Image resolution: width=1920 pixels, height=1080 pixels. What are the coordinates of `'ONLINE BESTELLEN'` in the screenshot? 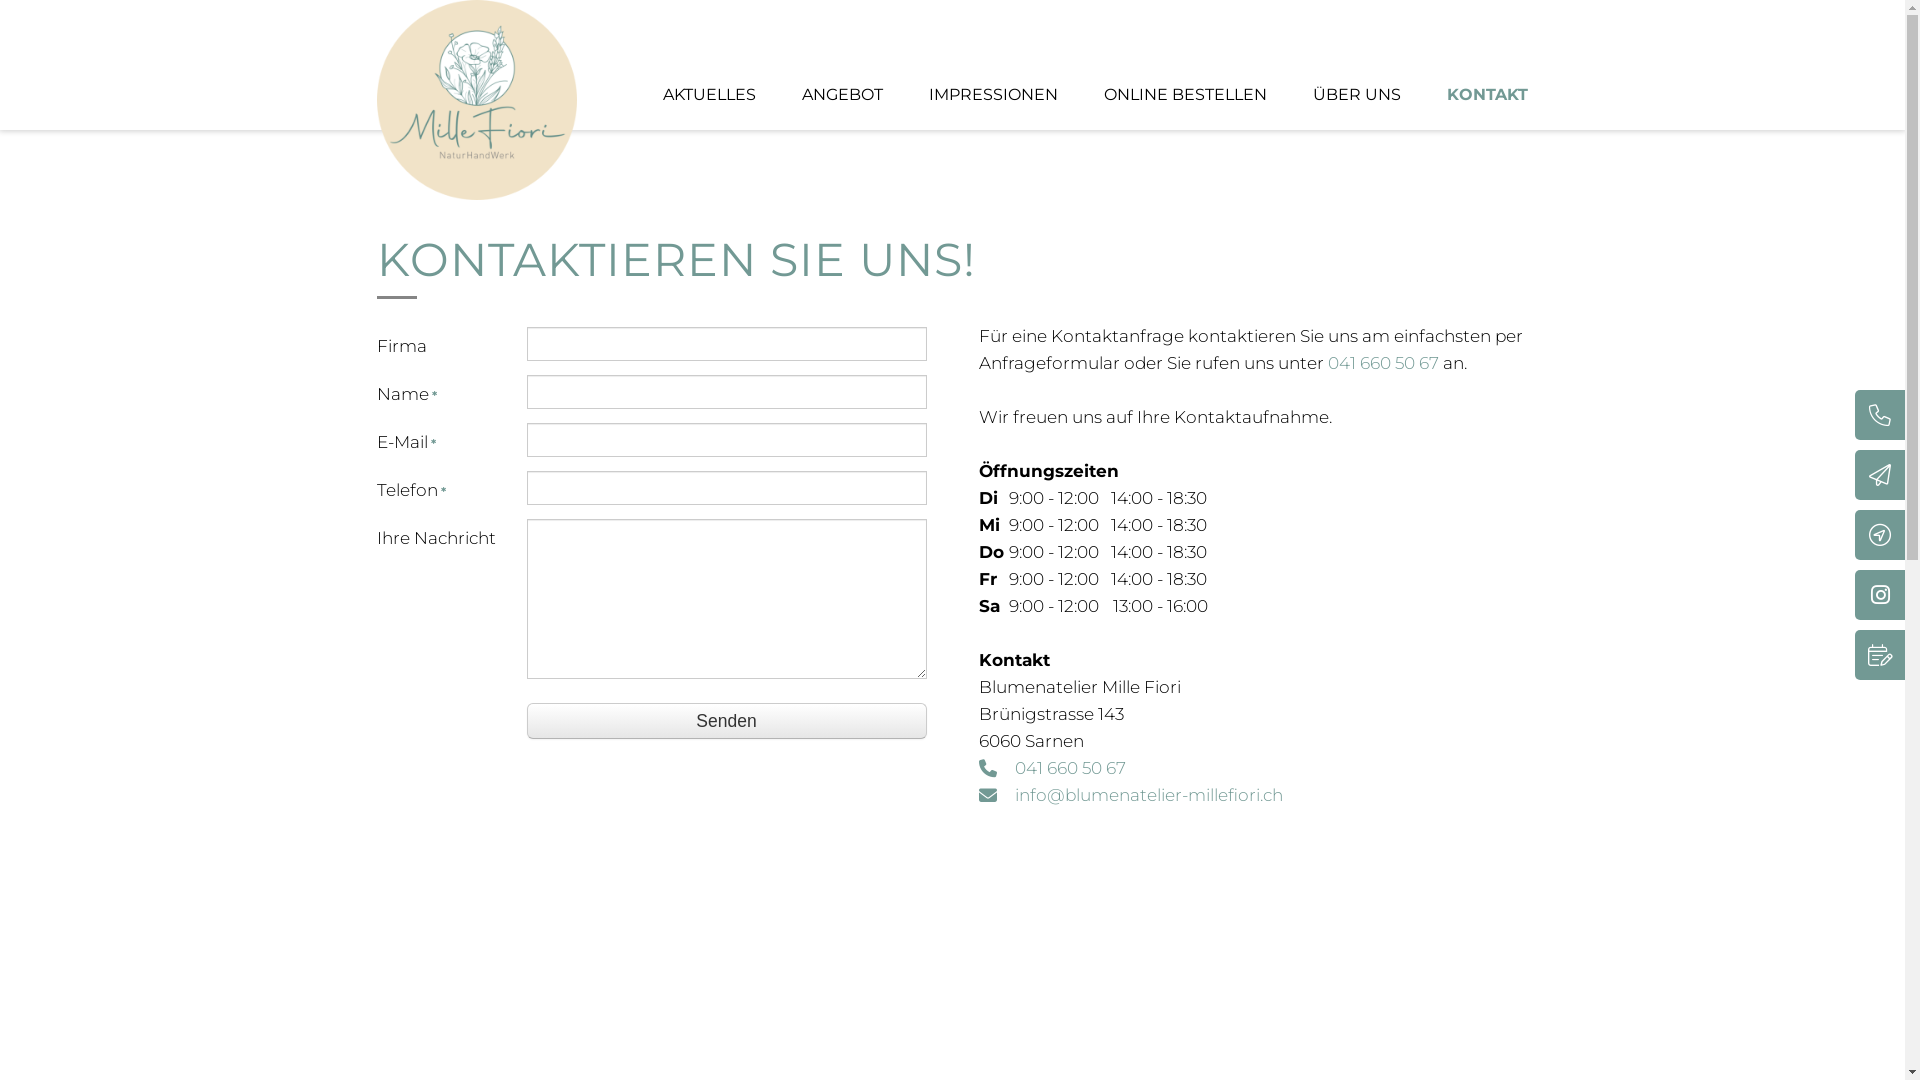 It's located at (1185, 94).